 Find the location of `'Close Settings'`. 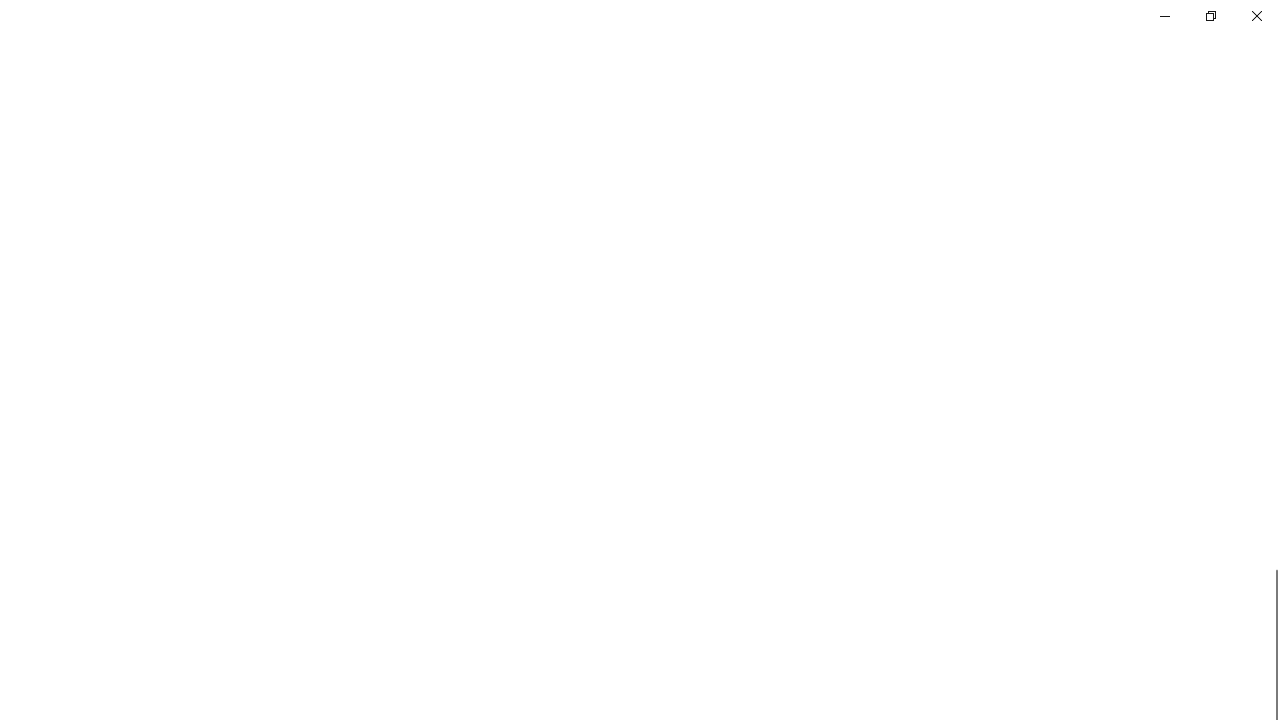

'Close Settings' is located at coordinates (1255, 15).